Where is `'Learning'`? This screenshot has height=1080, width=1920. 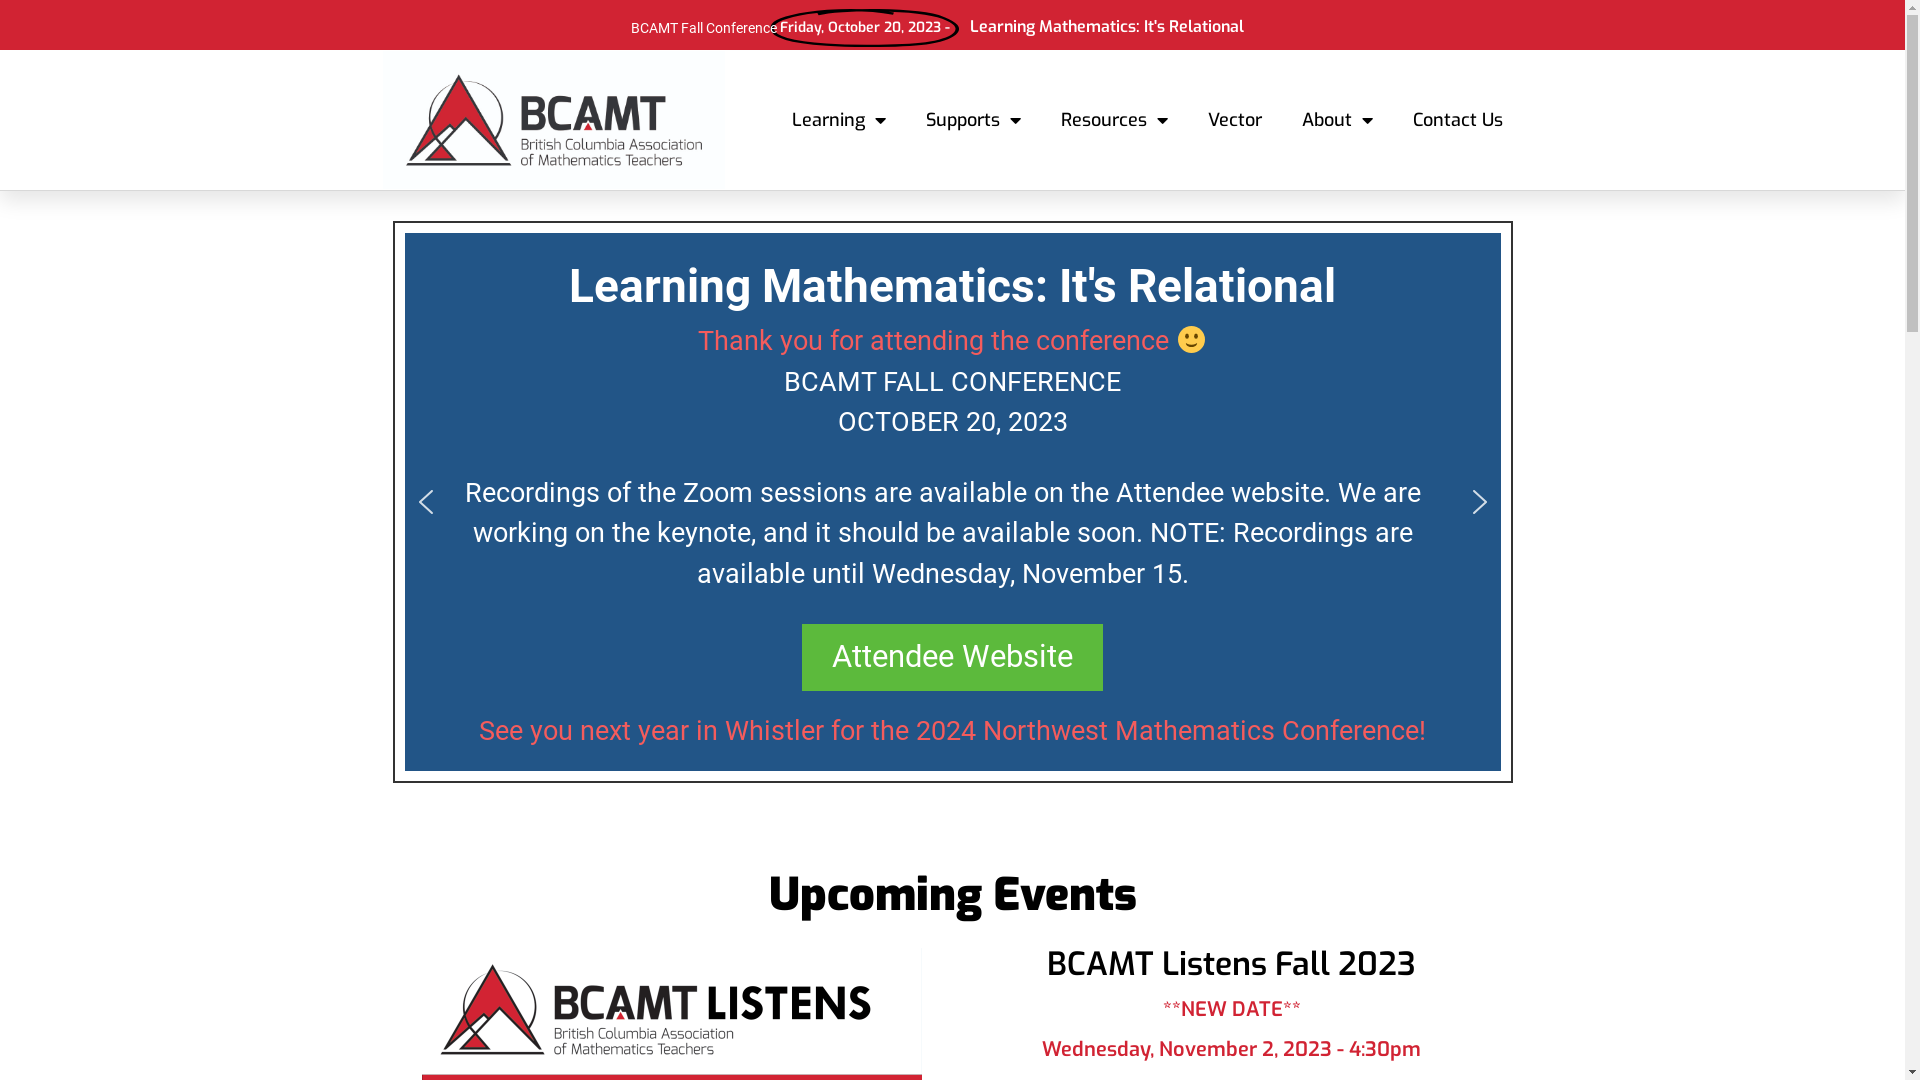
'Learning' is located at coordinates (839, 119).